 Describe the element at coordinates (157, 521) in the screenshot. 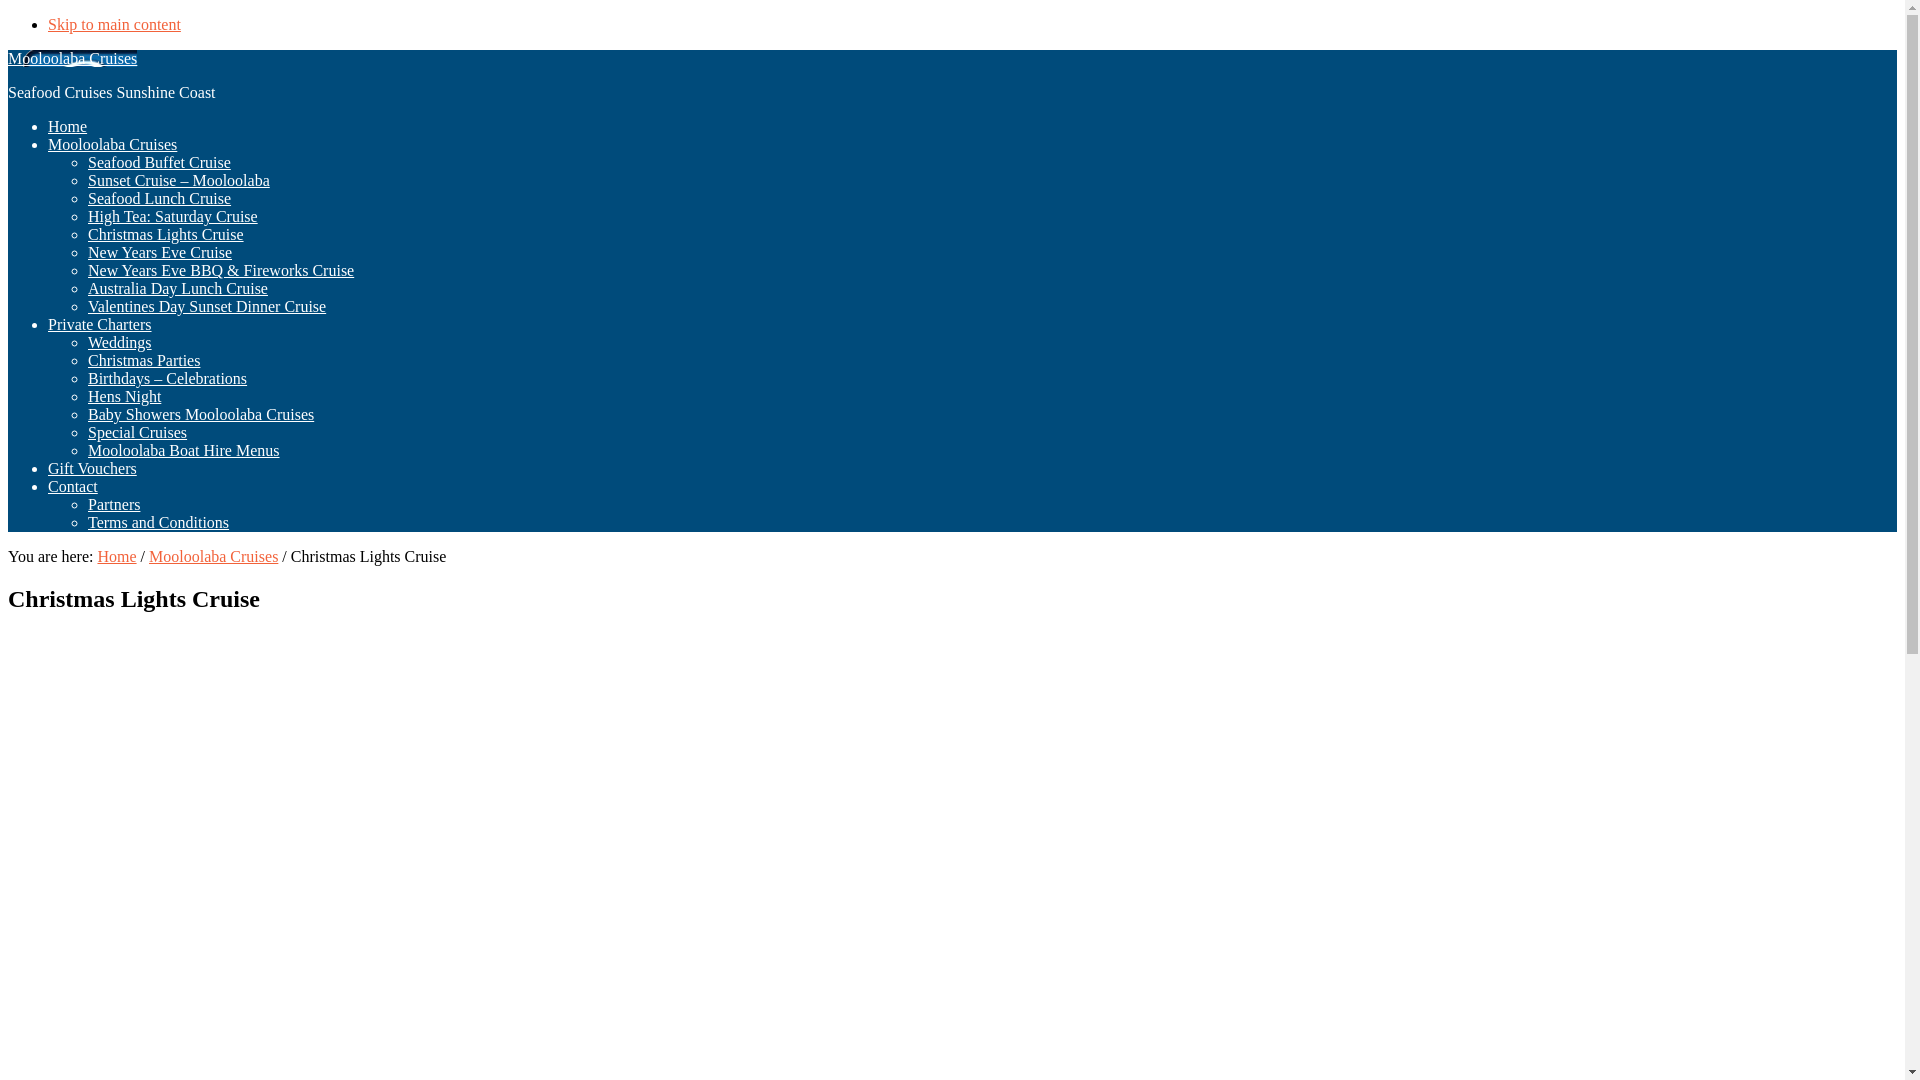

I see `'Terms and Conditions'` at that location.